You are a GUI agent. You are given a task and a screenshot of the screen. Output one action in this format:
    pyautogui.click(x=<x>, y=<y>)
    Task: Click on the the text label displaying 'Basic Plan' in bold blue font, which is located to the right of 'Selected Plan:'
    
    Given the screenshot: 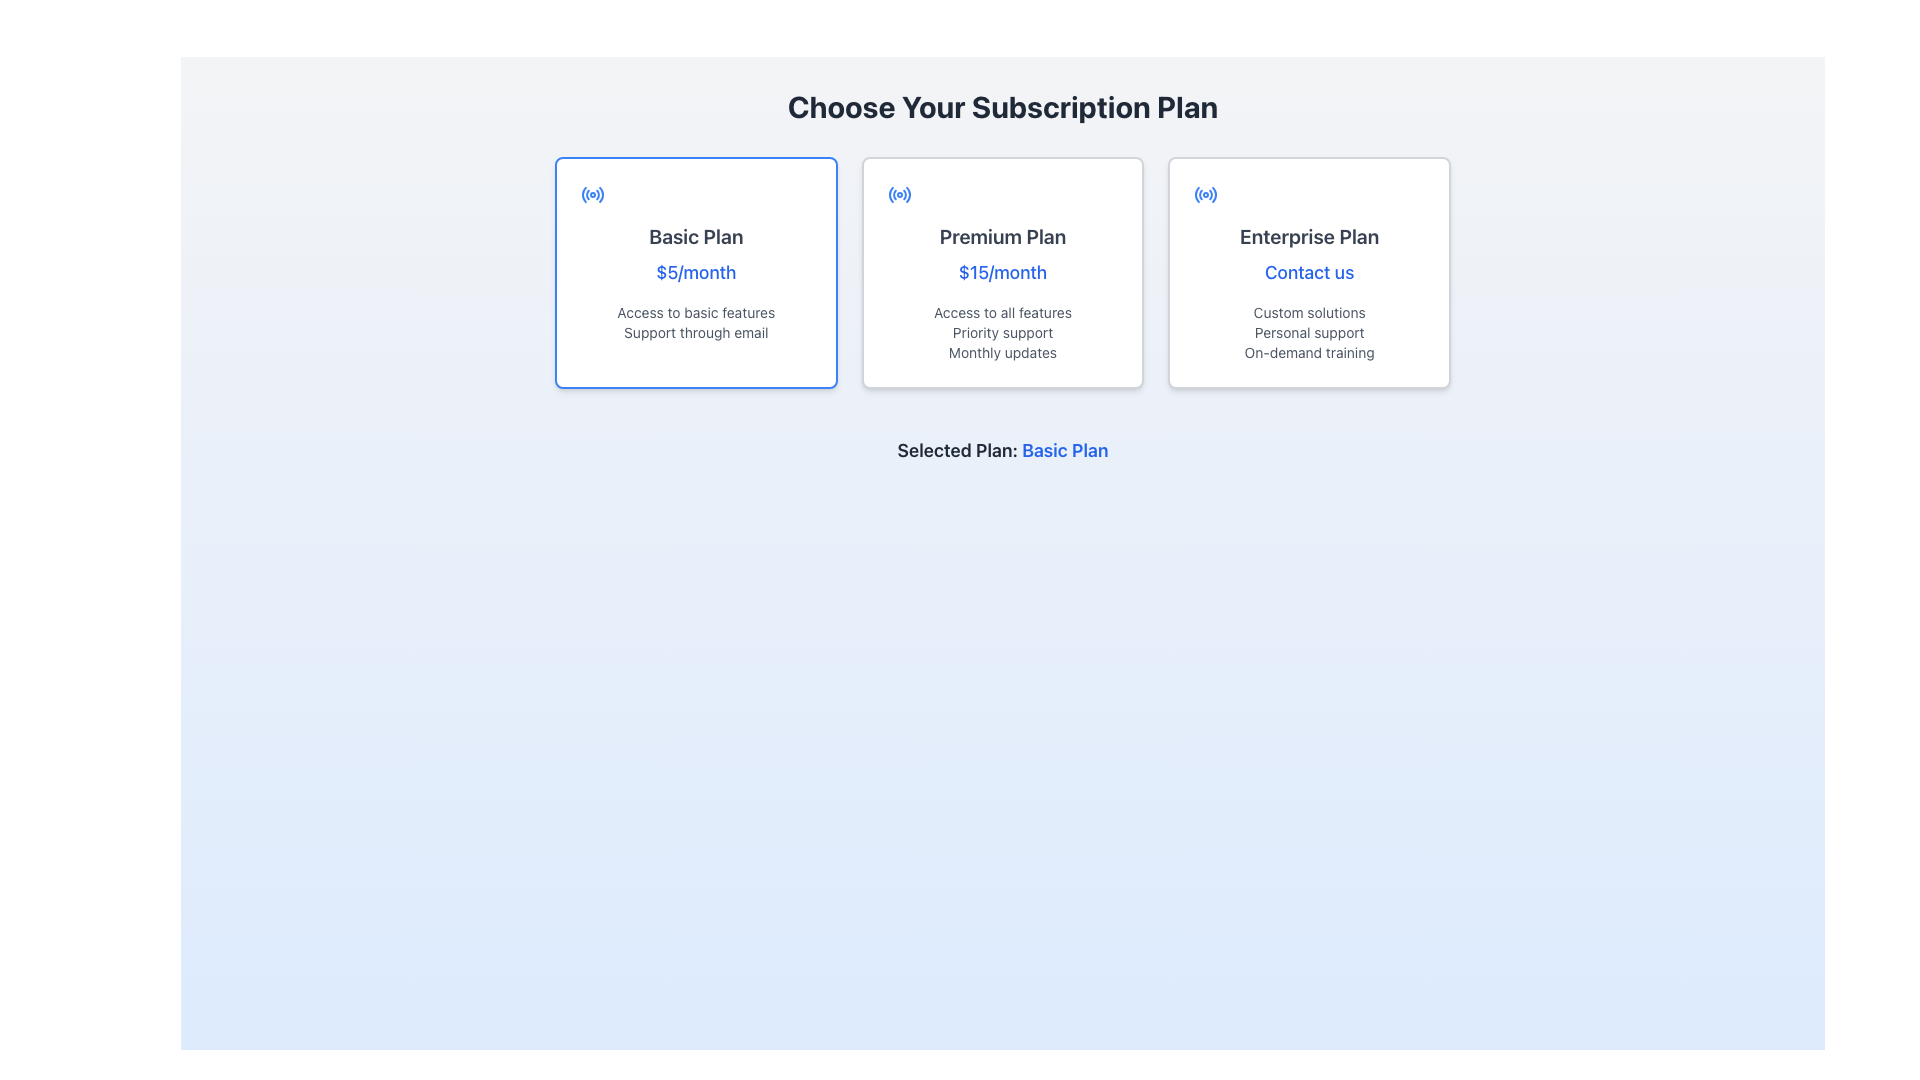 What is the action you would take?
    pyautogui.click(x=1064, y=450)
    